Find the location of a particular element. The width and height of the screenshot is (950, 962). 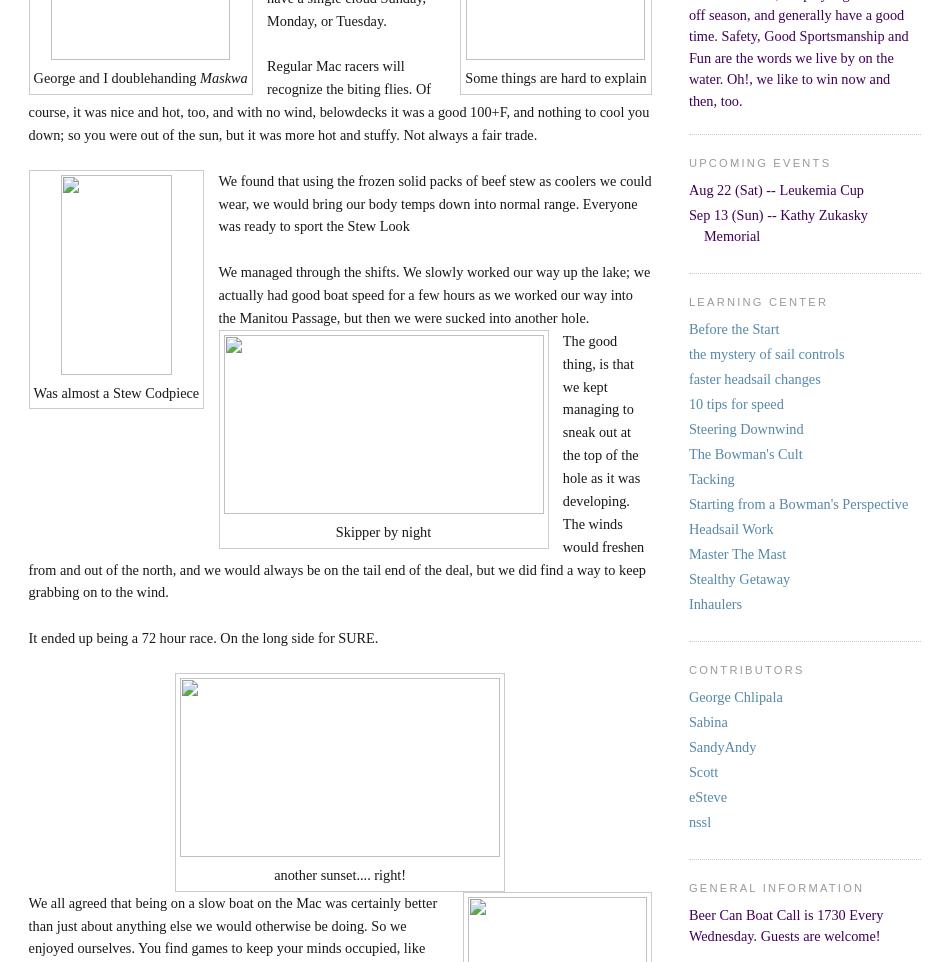

'General Information' is located at coordinates (774, 885).